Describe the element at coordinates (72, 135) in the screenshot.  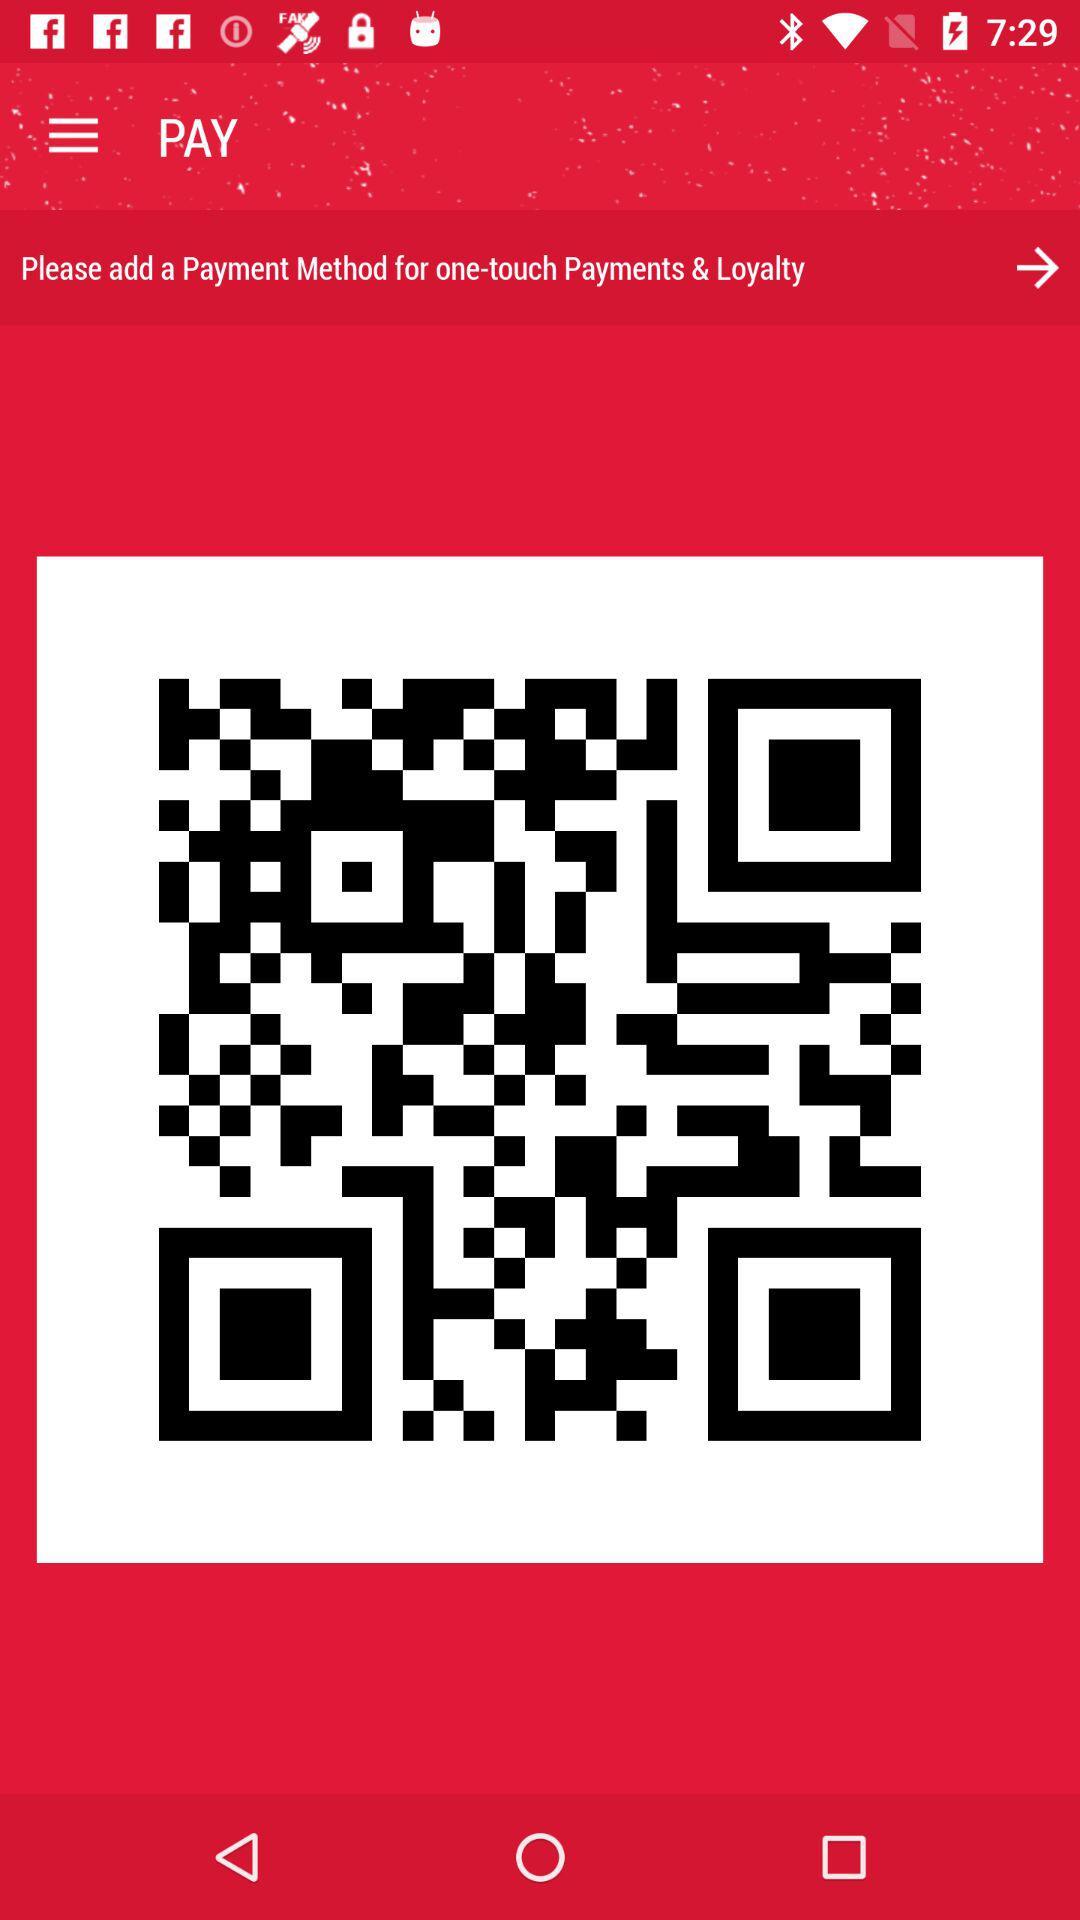
I see `icon to the left of pay` at that location.